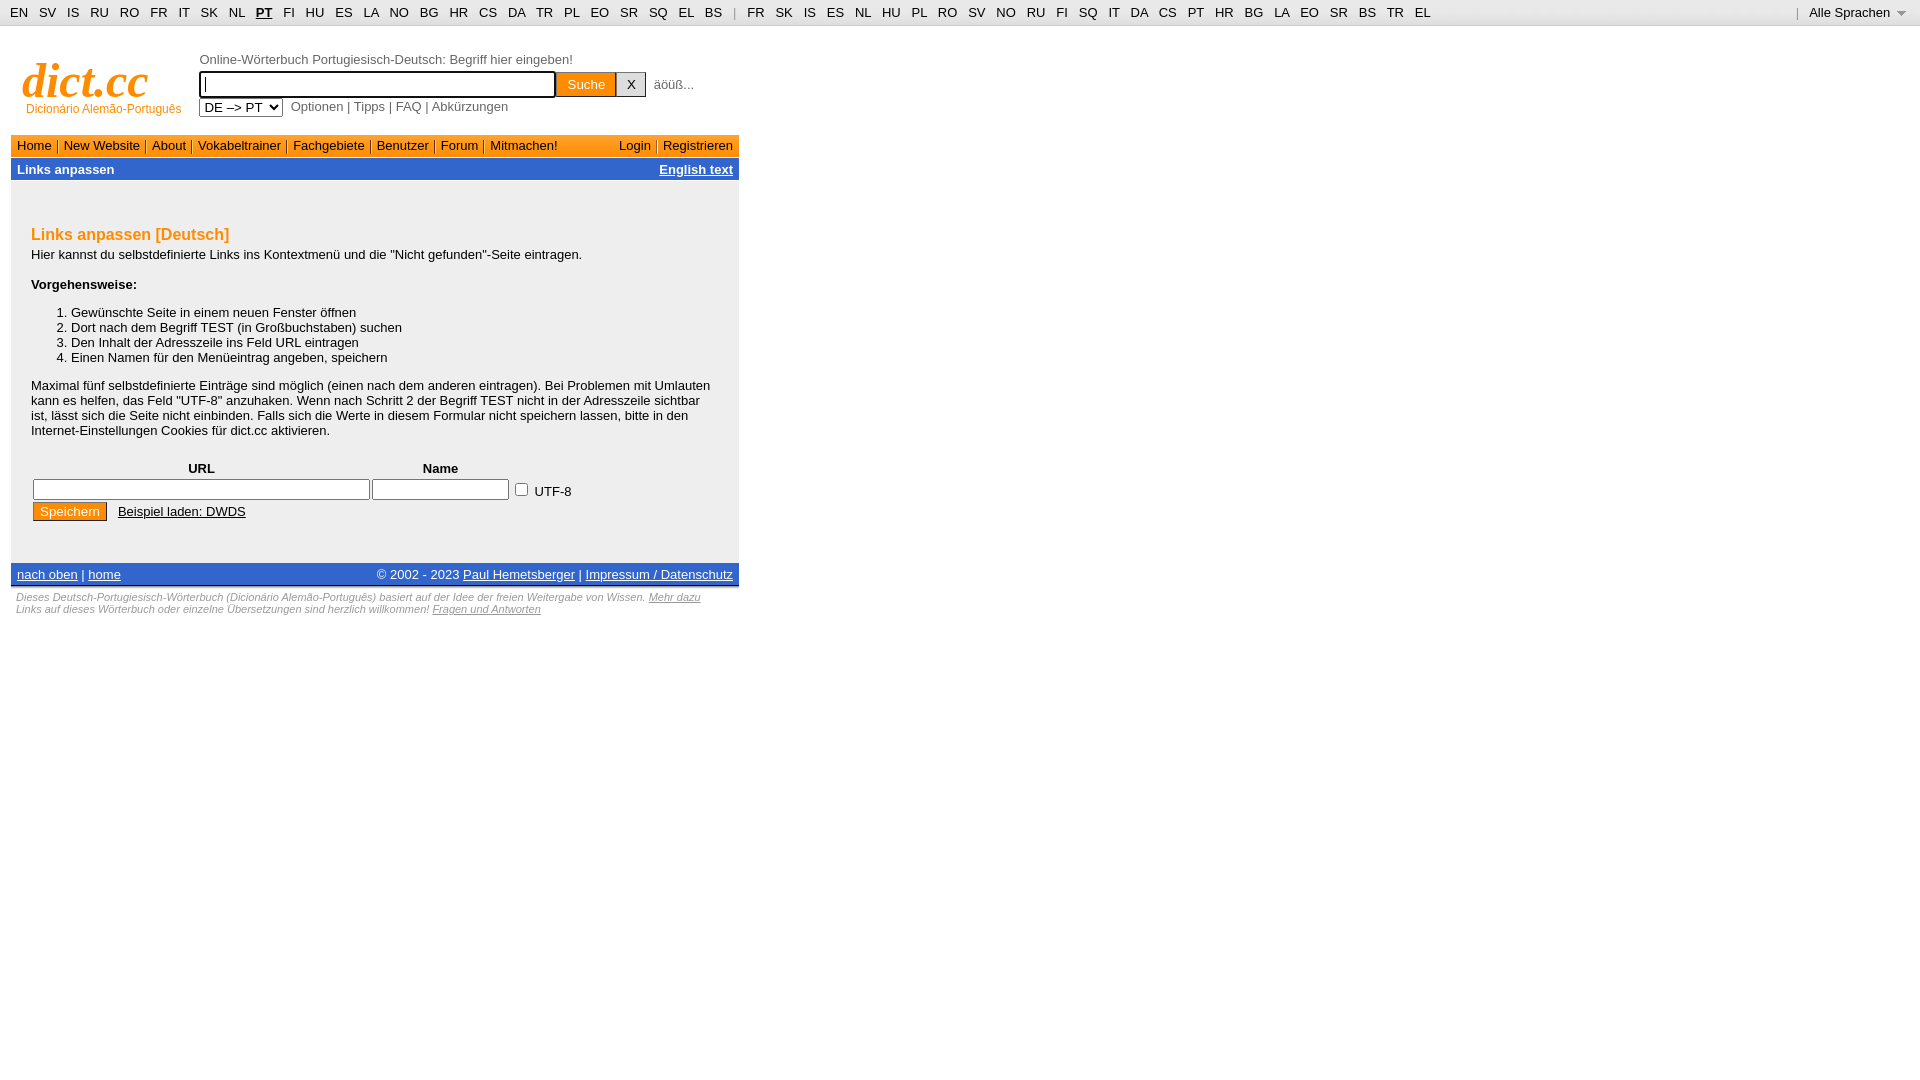  I want to click on 'English text', so click(696, 168).